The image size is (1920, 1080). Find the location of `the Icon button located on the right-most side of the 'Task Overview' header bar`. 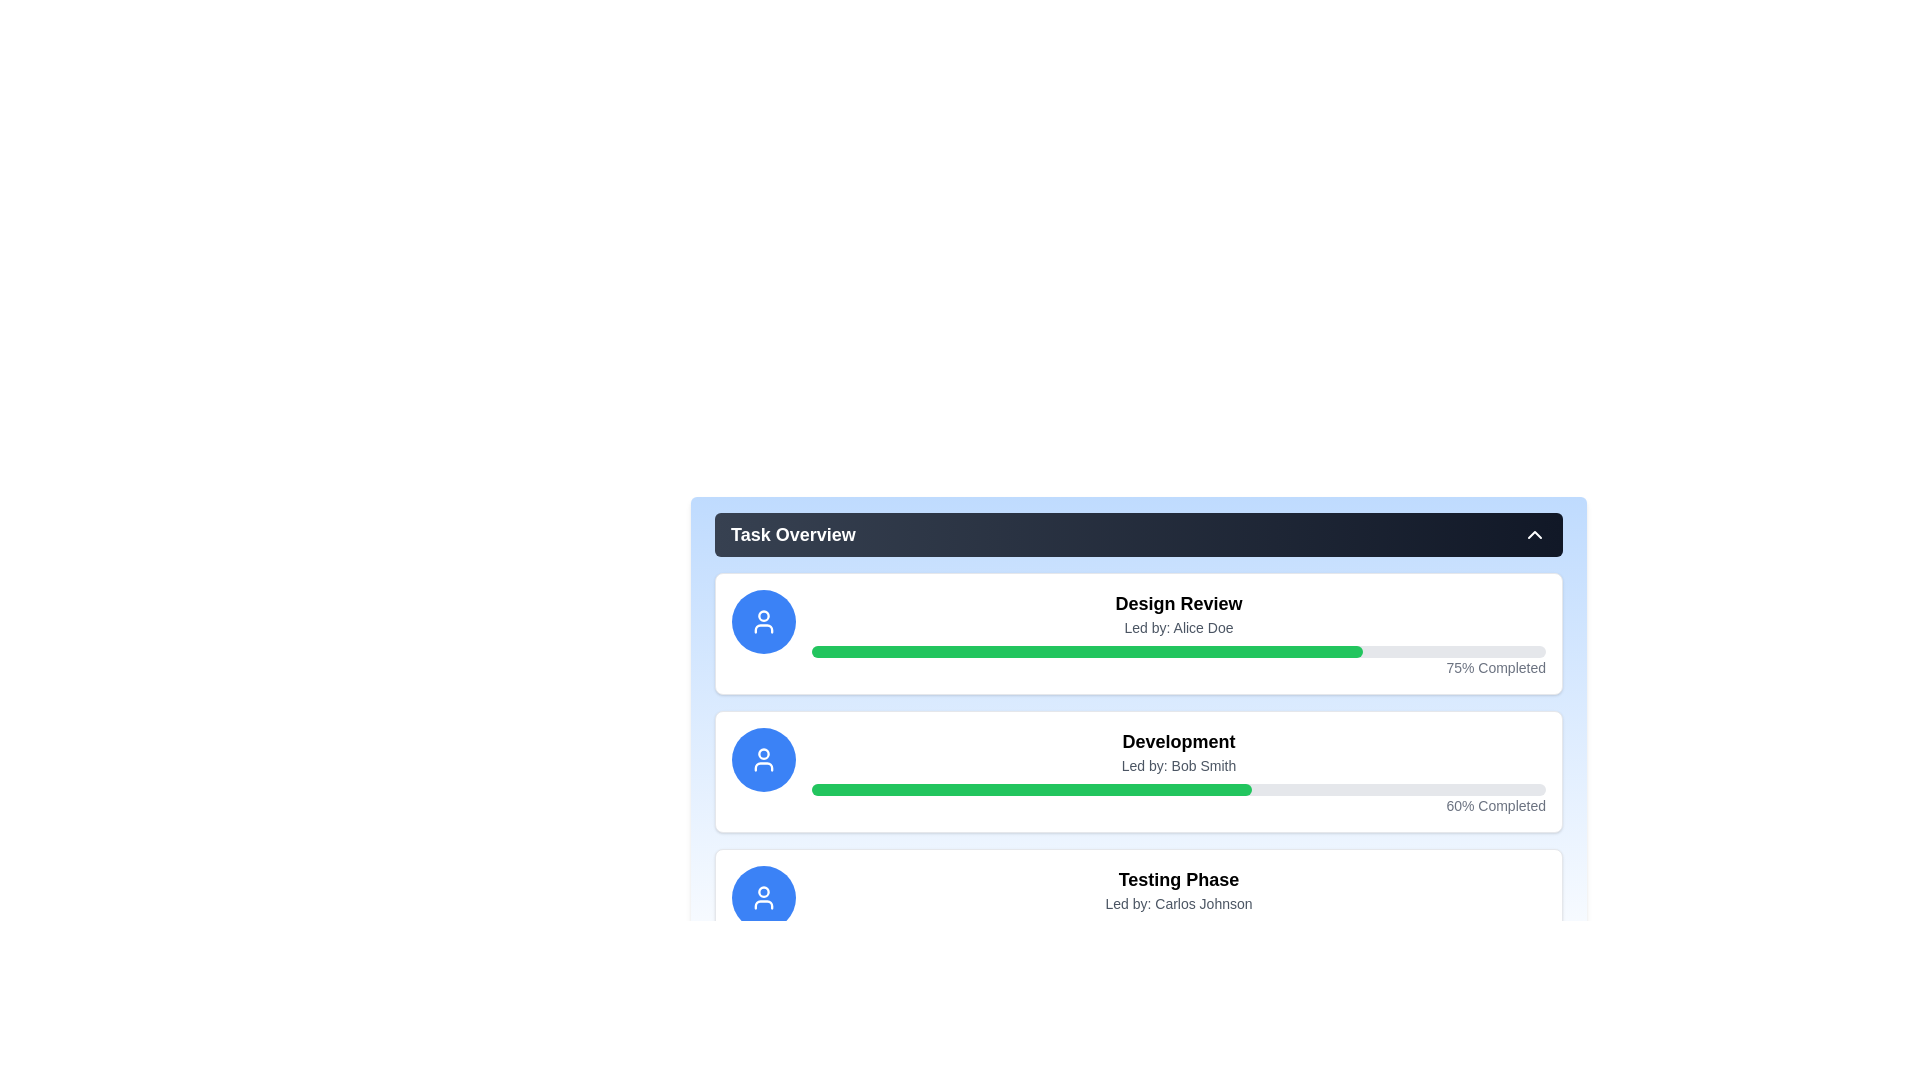

the Icon button located on the right-most side of the 'Task Overview' header bar is located at coordinates (1534, 534).